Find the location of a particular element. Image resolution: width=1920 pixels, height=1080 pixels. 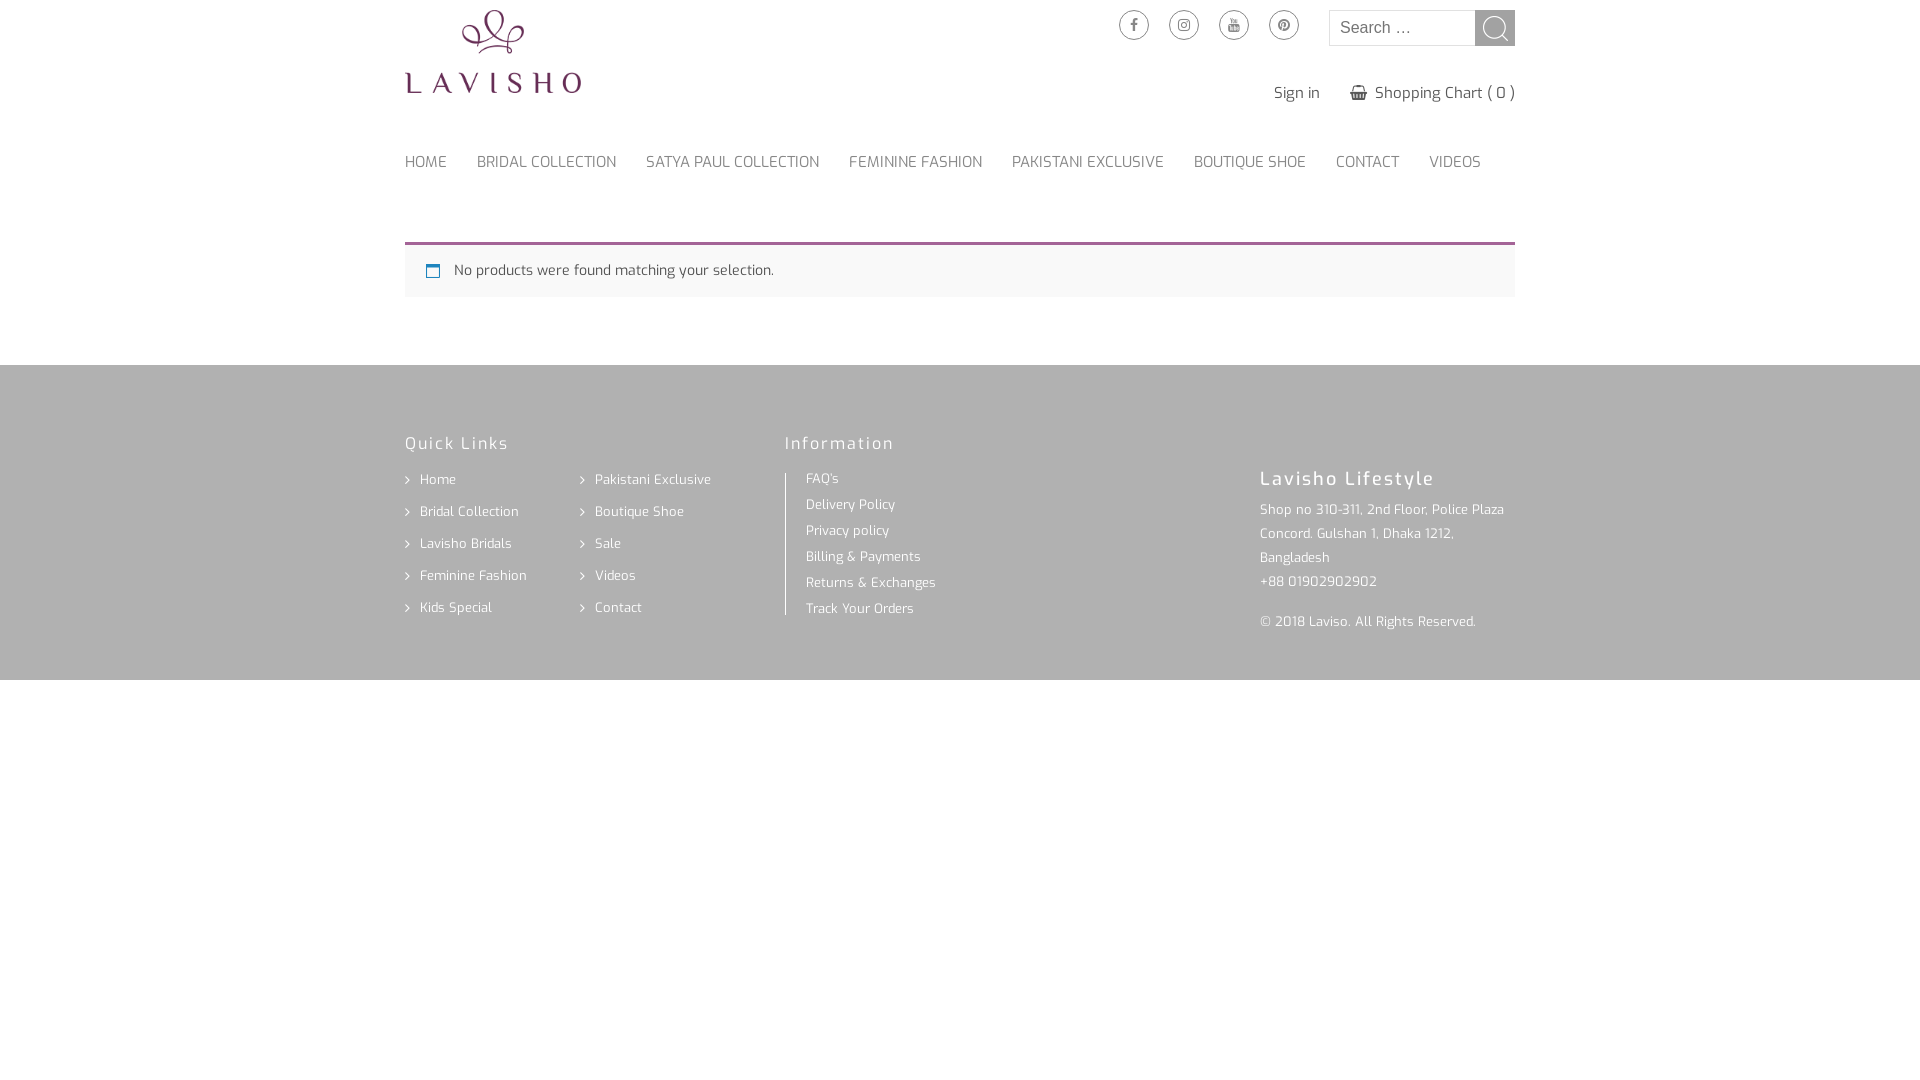

'Delivery Policy' is located at coordinates (850, 503).